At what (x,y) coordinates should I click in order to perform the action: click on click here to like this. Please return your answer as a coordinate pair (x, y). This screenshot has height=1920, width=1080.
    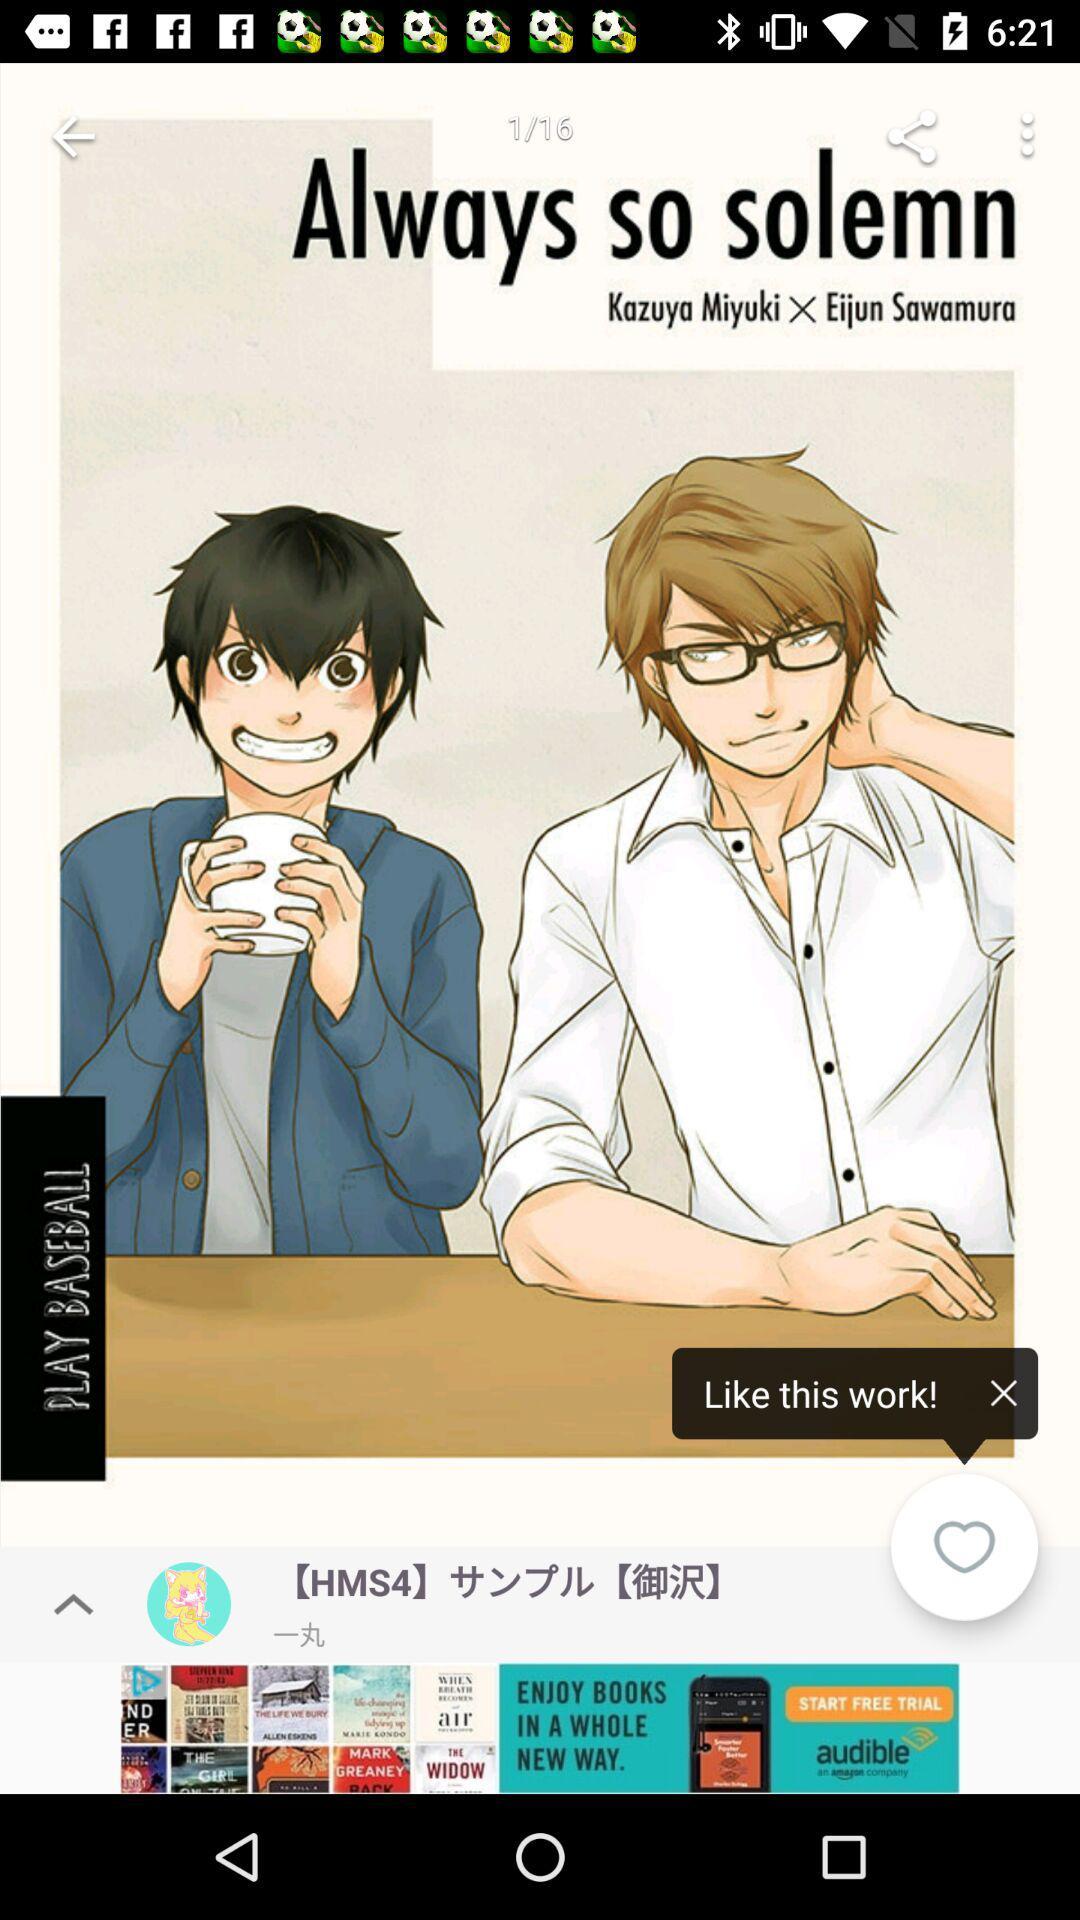
    Looking at the image, I should click on (540, 810).